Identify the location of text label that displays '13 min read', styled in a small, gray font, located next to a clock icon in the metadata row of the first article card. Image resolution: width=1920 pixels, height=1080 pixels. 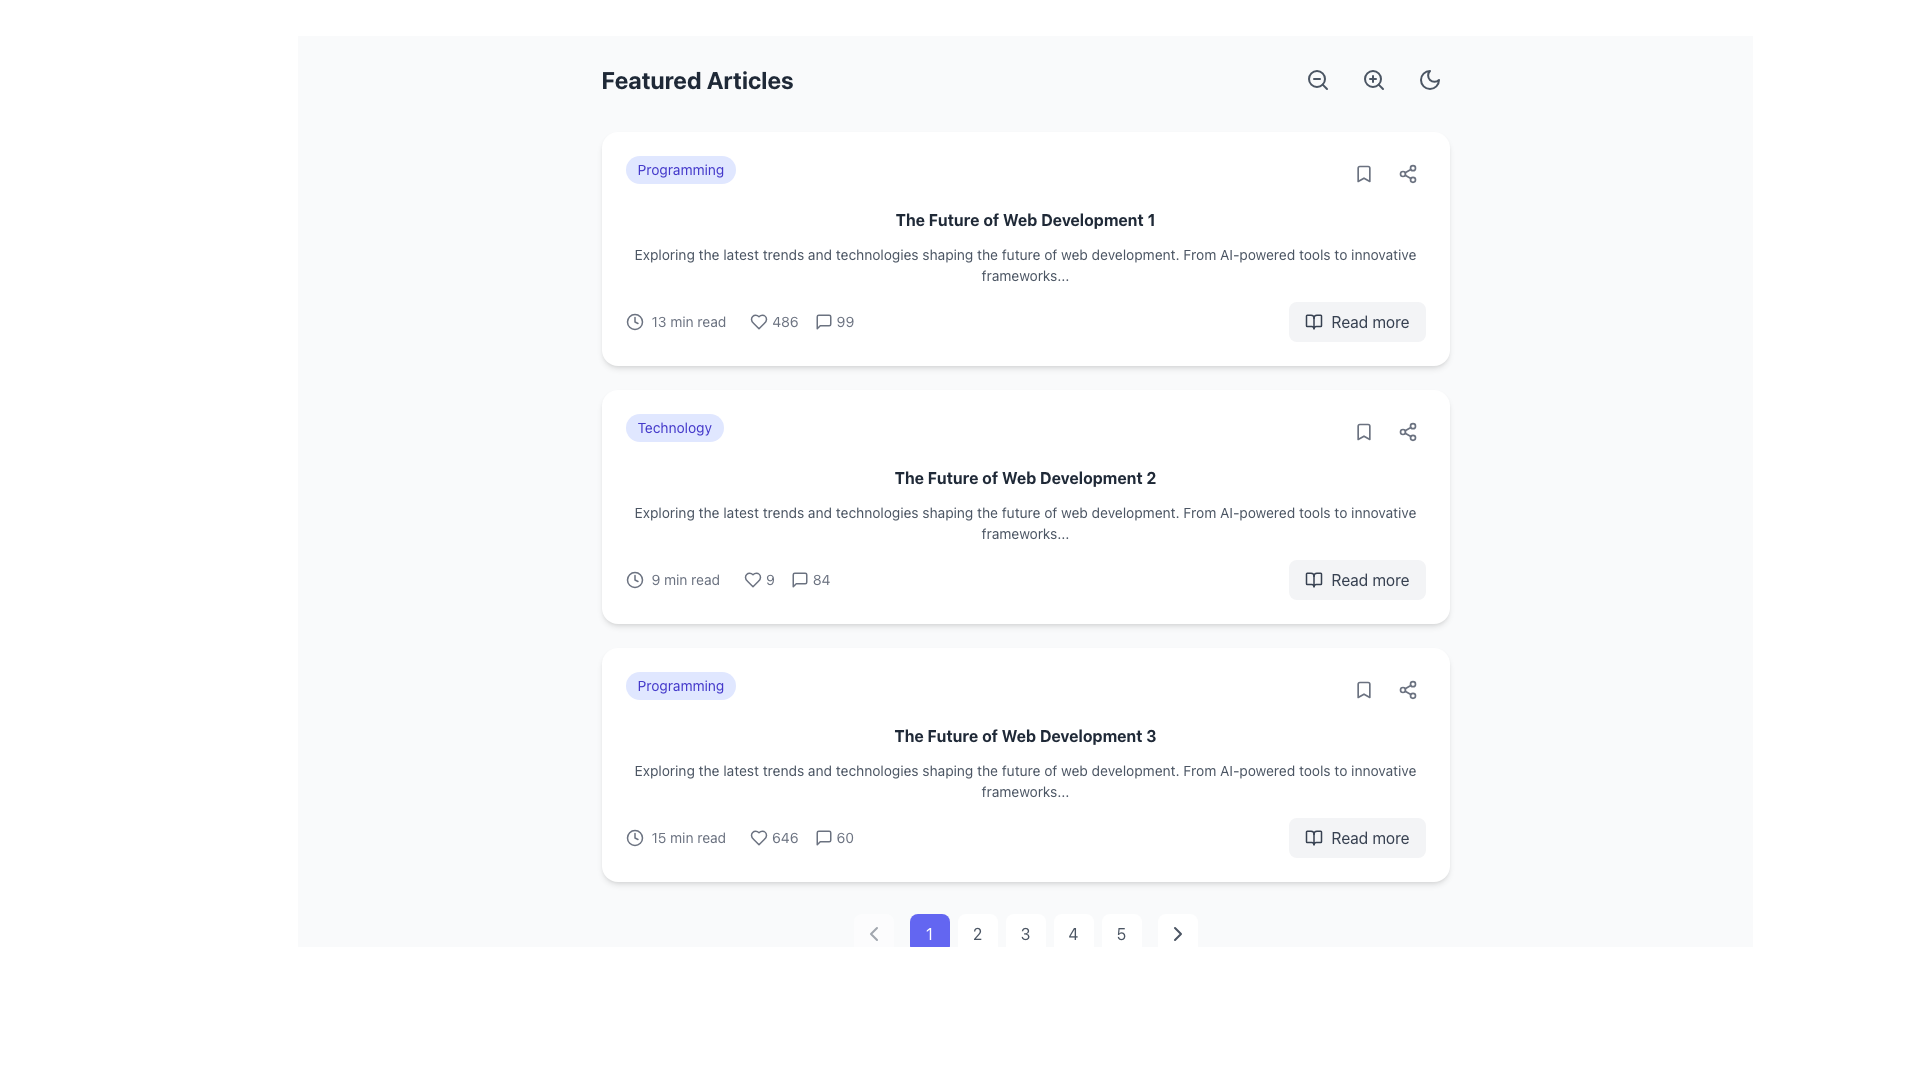
(688, 320).